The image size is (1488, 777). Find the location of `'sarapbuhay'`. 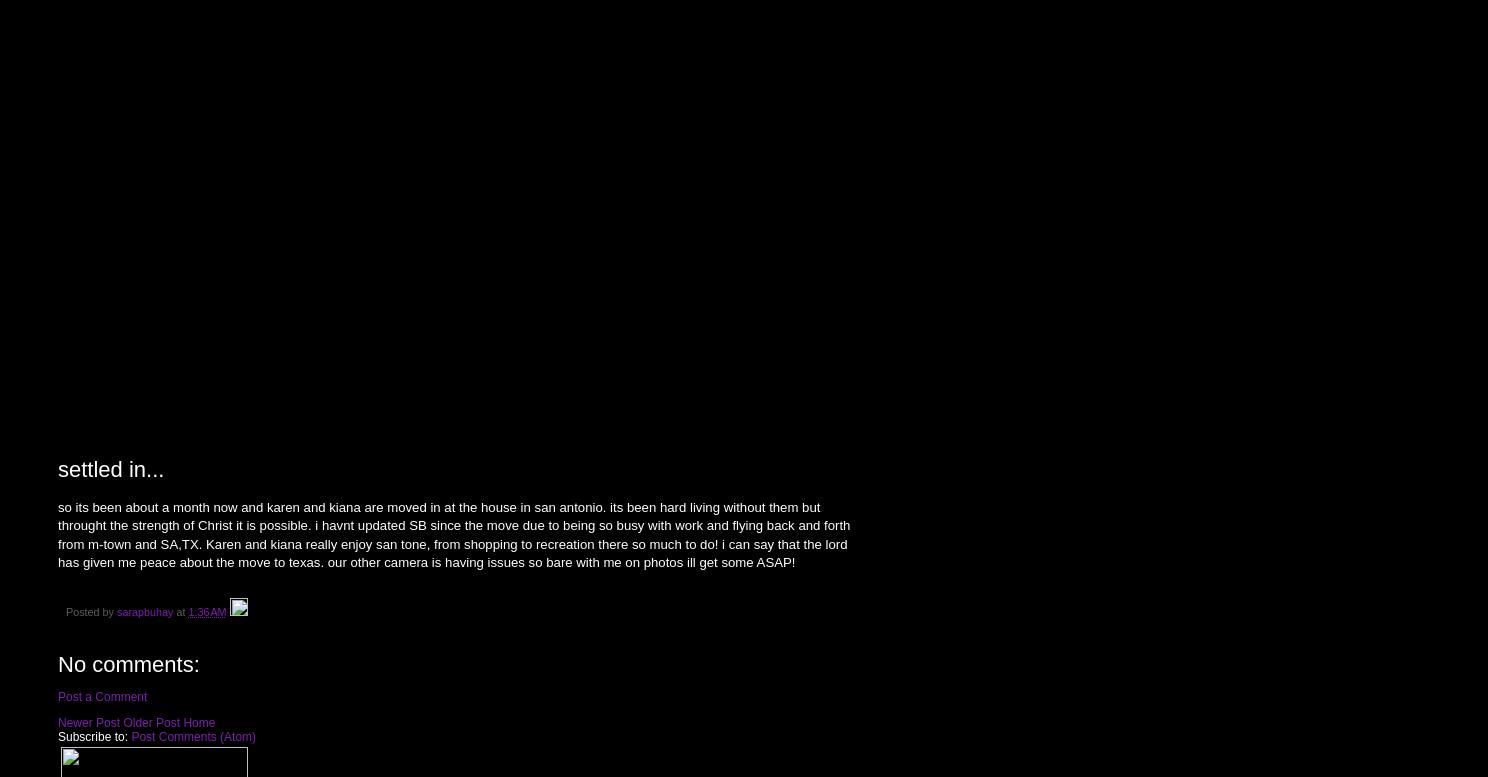

'sarapbuhay' is located at coordinates (115, 610).